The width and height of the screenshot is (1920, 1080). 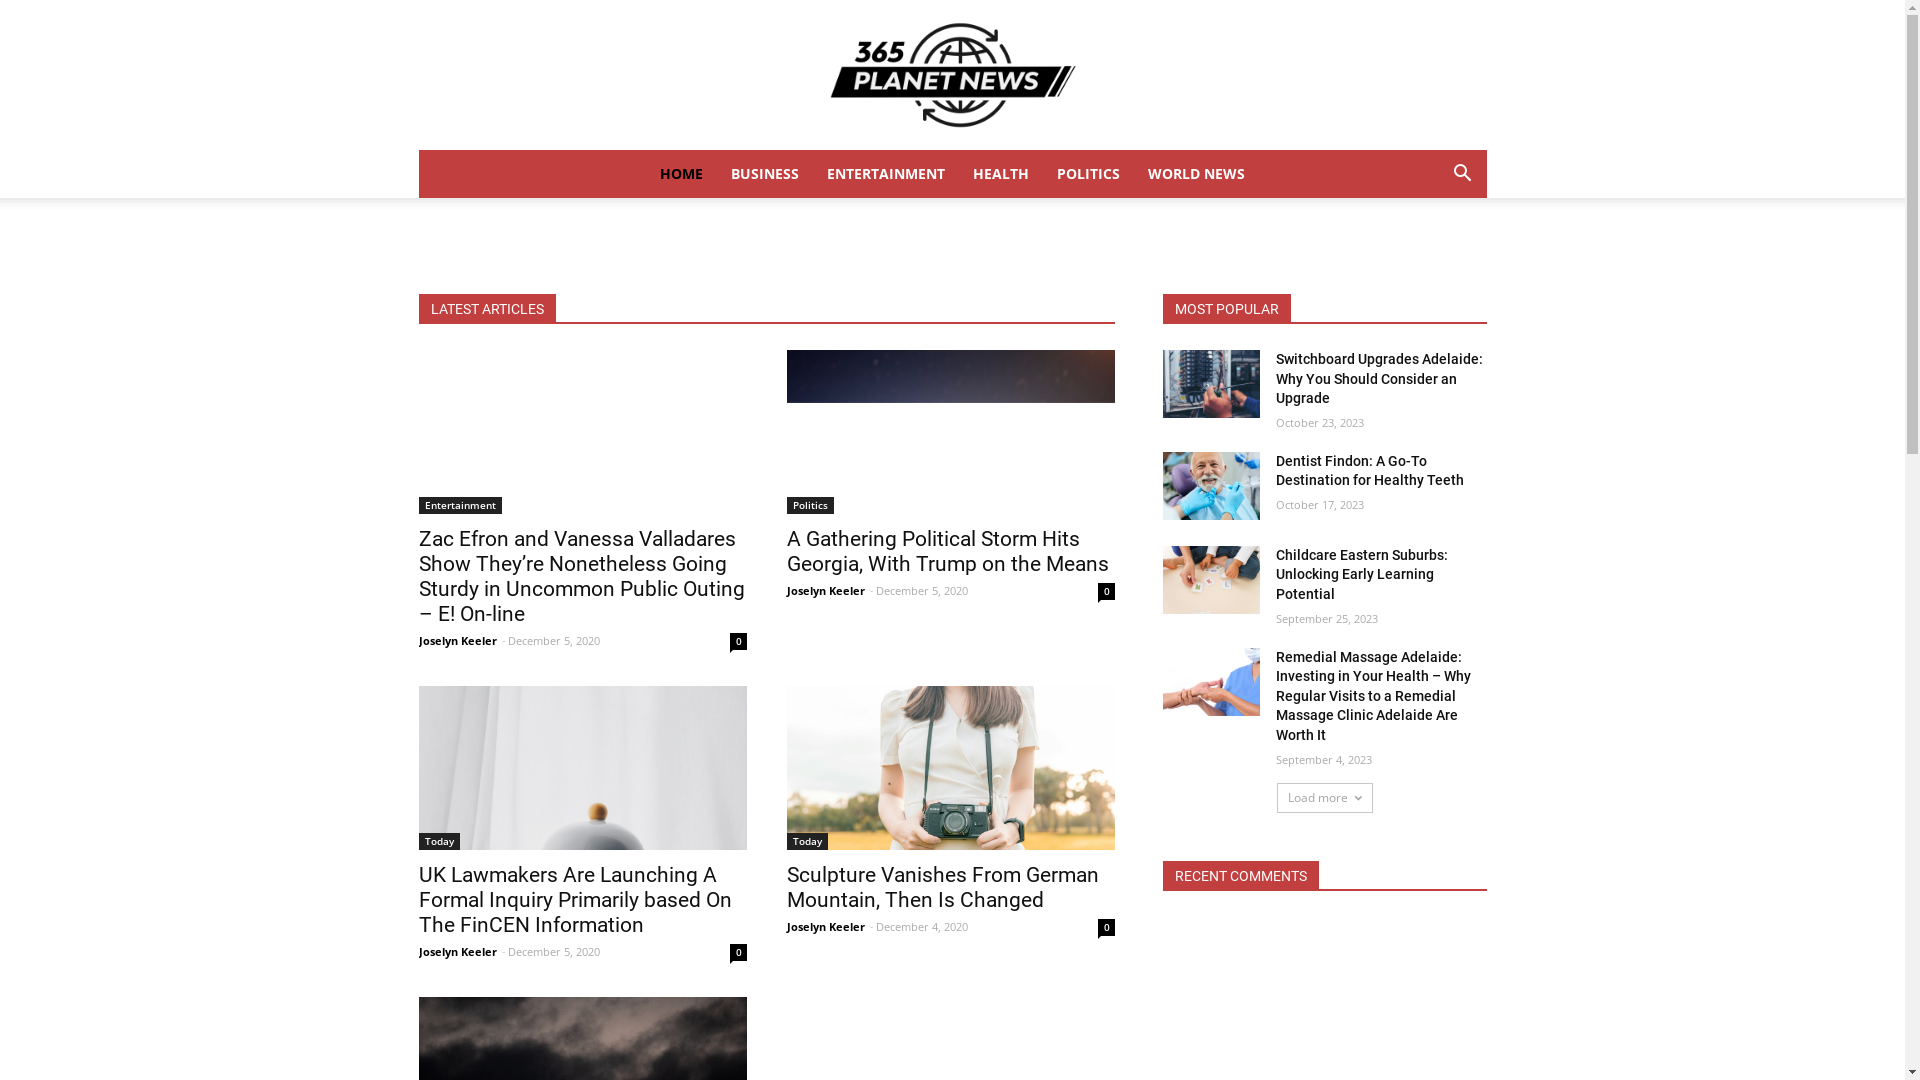 I want to click on 'Today', so click(x=806, y=841).